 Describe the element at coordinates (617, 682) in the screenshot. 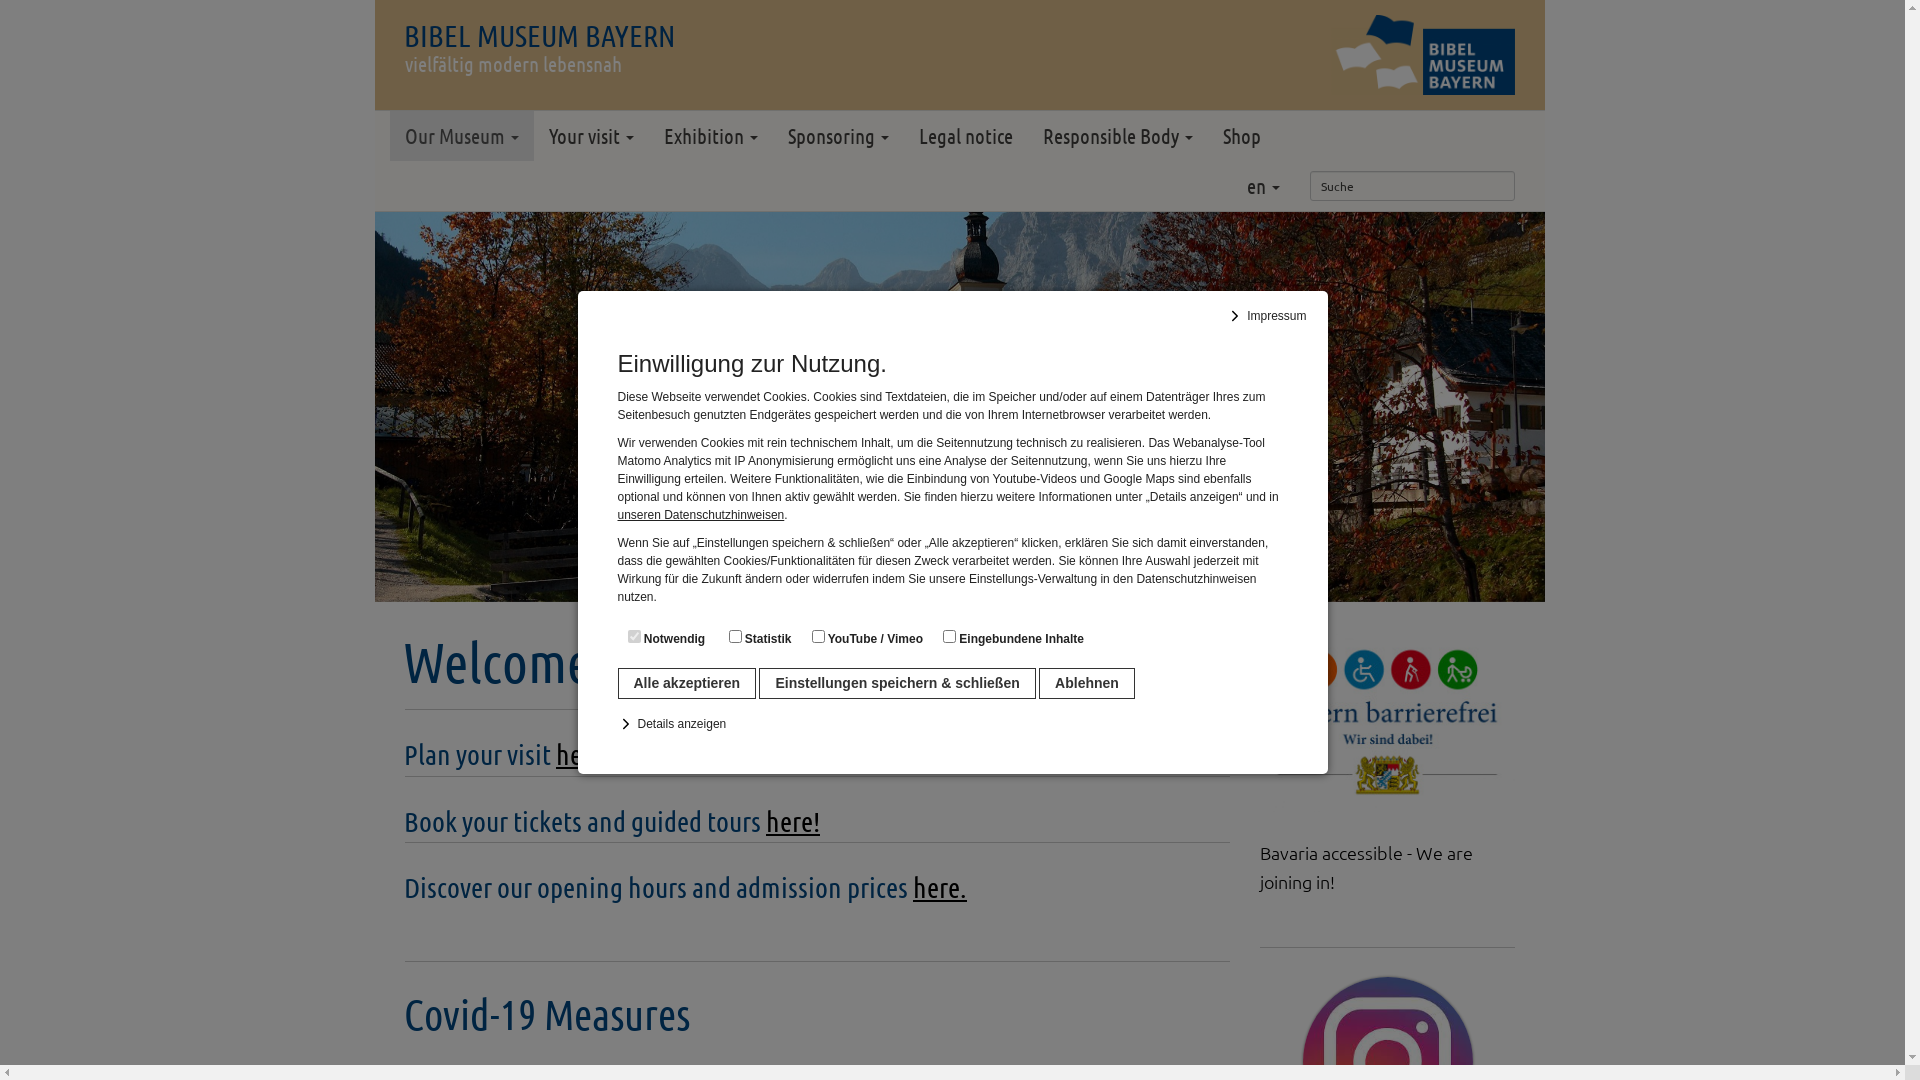

I see `'Alle akzeptieren'` at that location.